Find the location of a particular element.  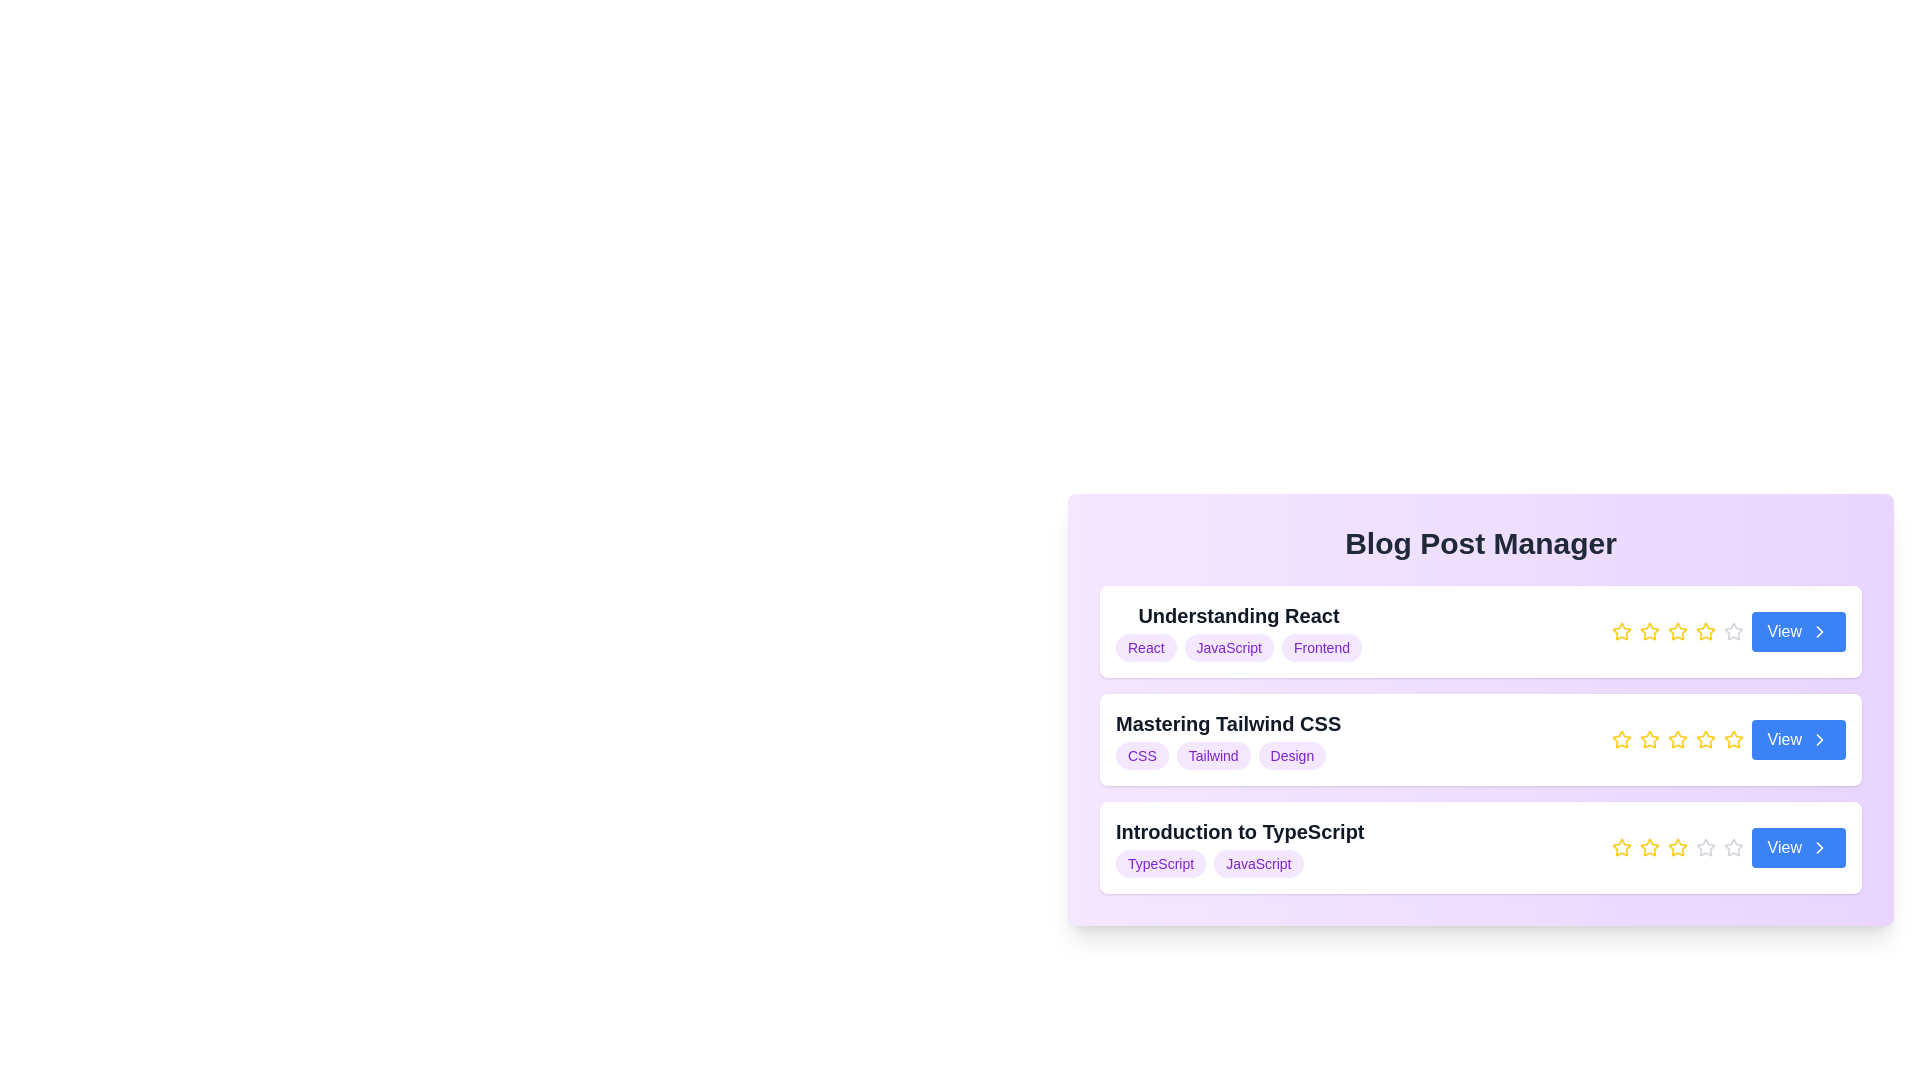

the sixth star icon in the rating component for the card labeled 'Understanding React' to provide interaction feedback is located at coordinates (1732, 632).